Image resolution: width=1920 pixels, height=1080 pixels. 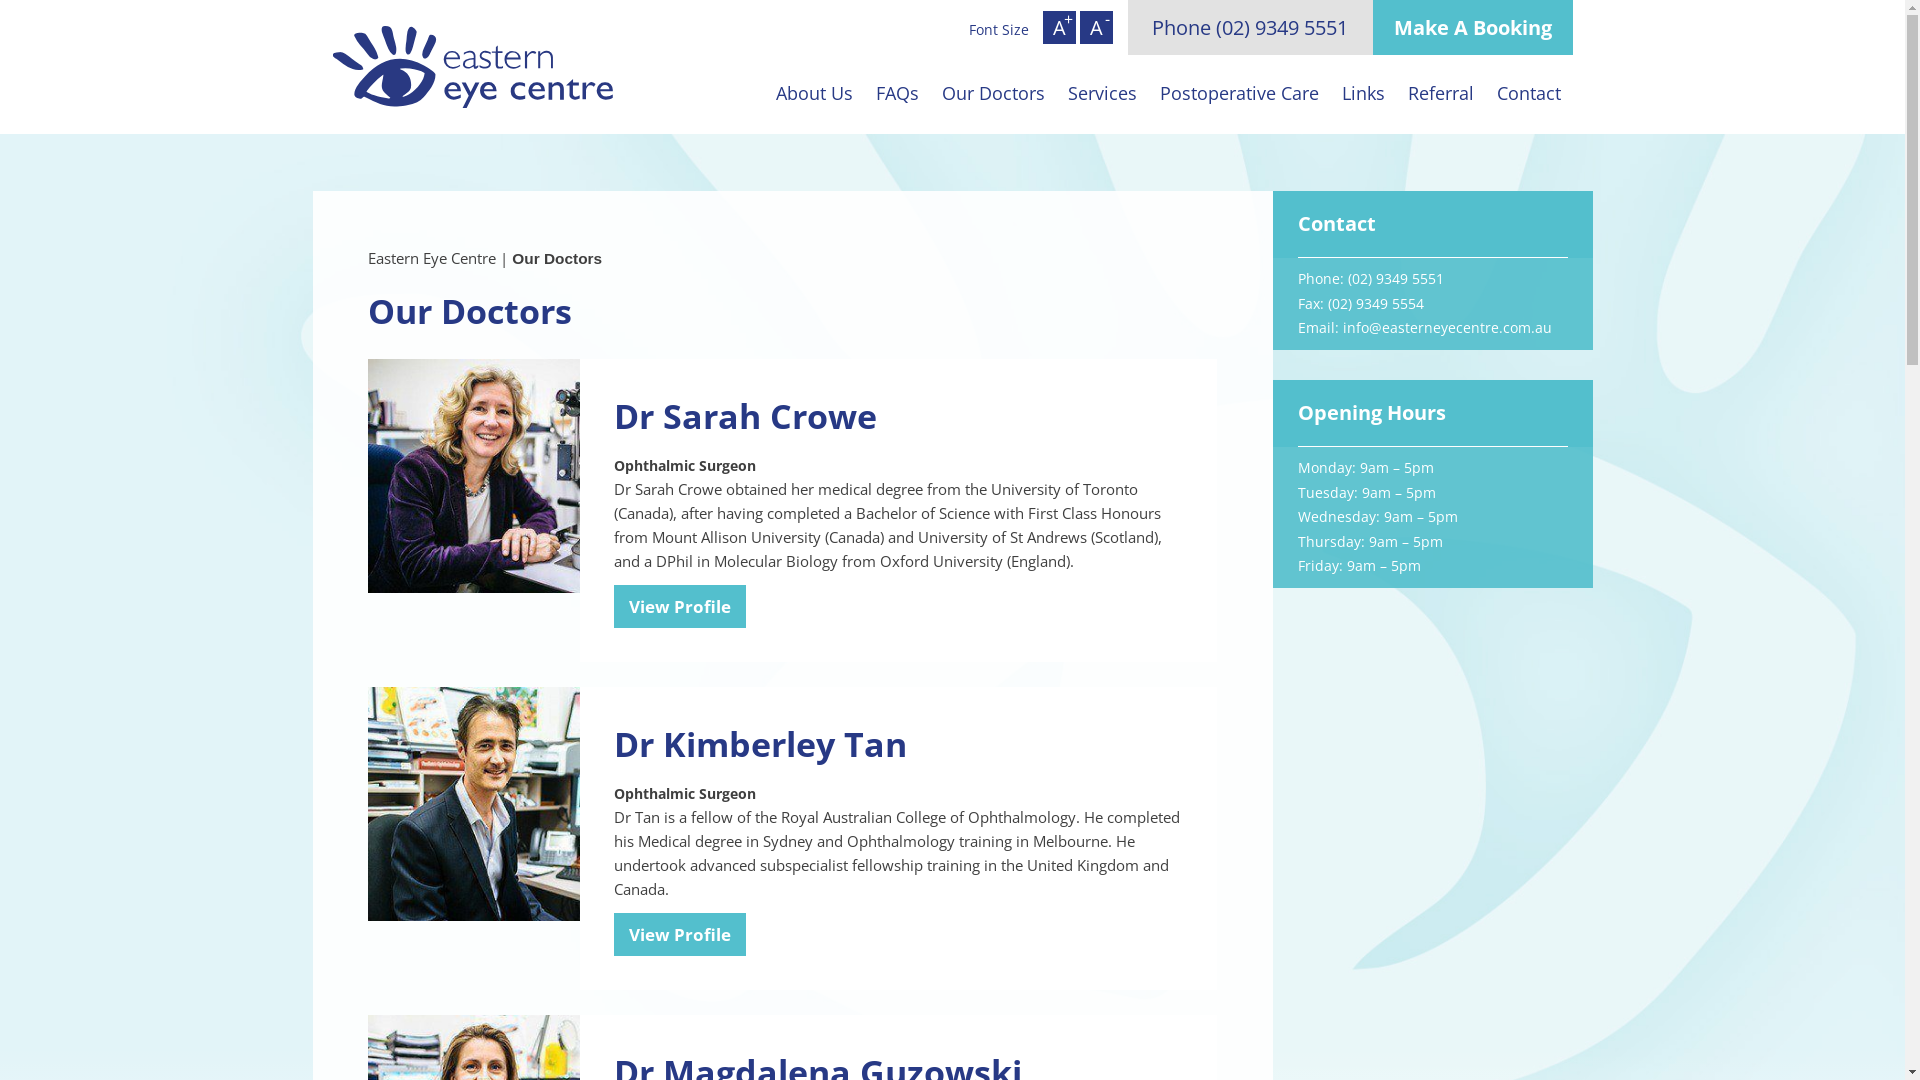 I want to click on 'About Us', so click(x=762, y=92).